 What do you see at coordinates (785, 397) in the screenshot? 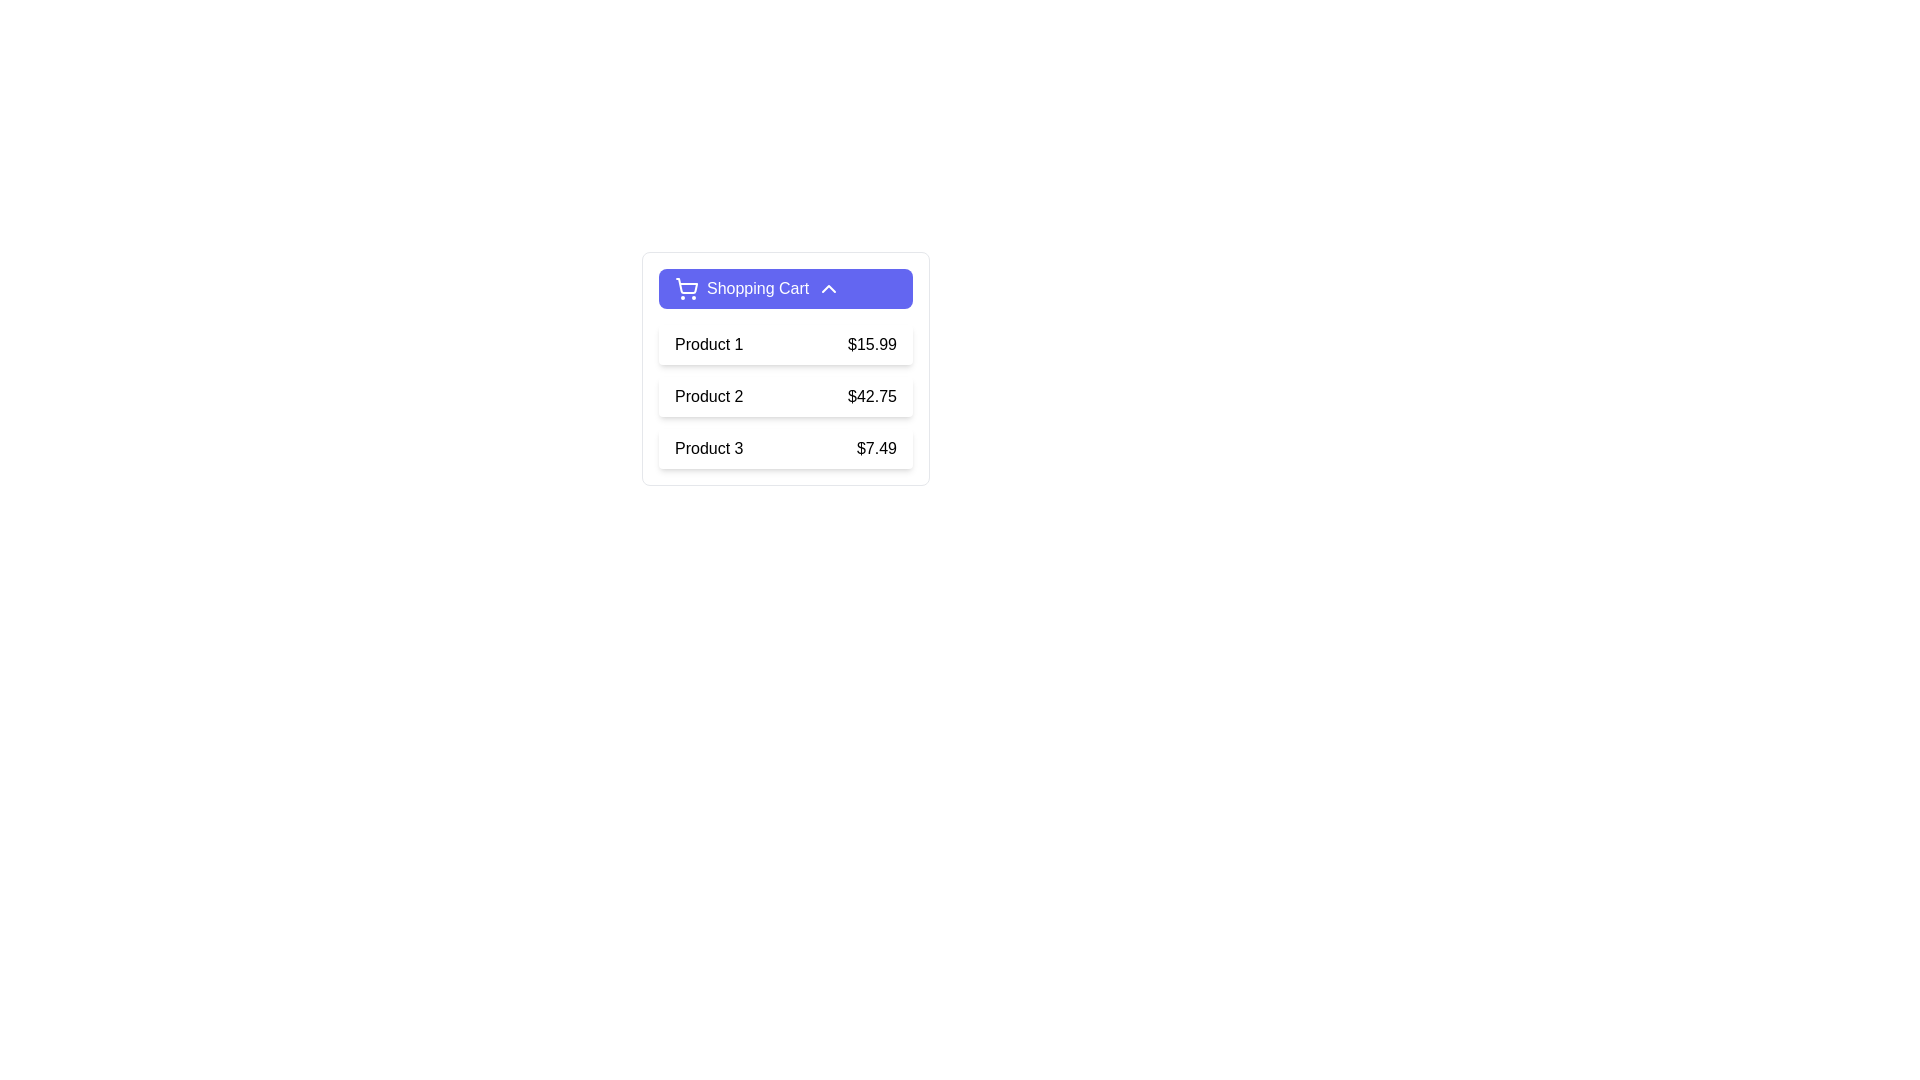
I see `the second product entry in the shopping cart that displays the product name and price, positioned between 'Product 1 $15.99' and 'Product 3 $7.49'` at bounding box center [785, 397].